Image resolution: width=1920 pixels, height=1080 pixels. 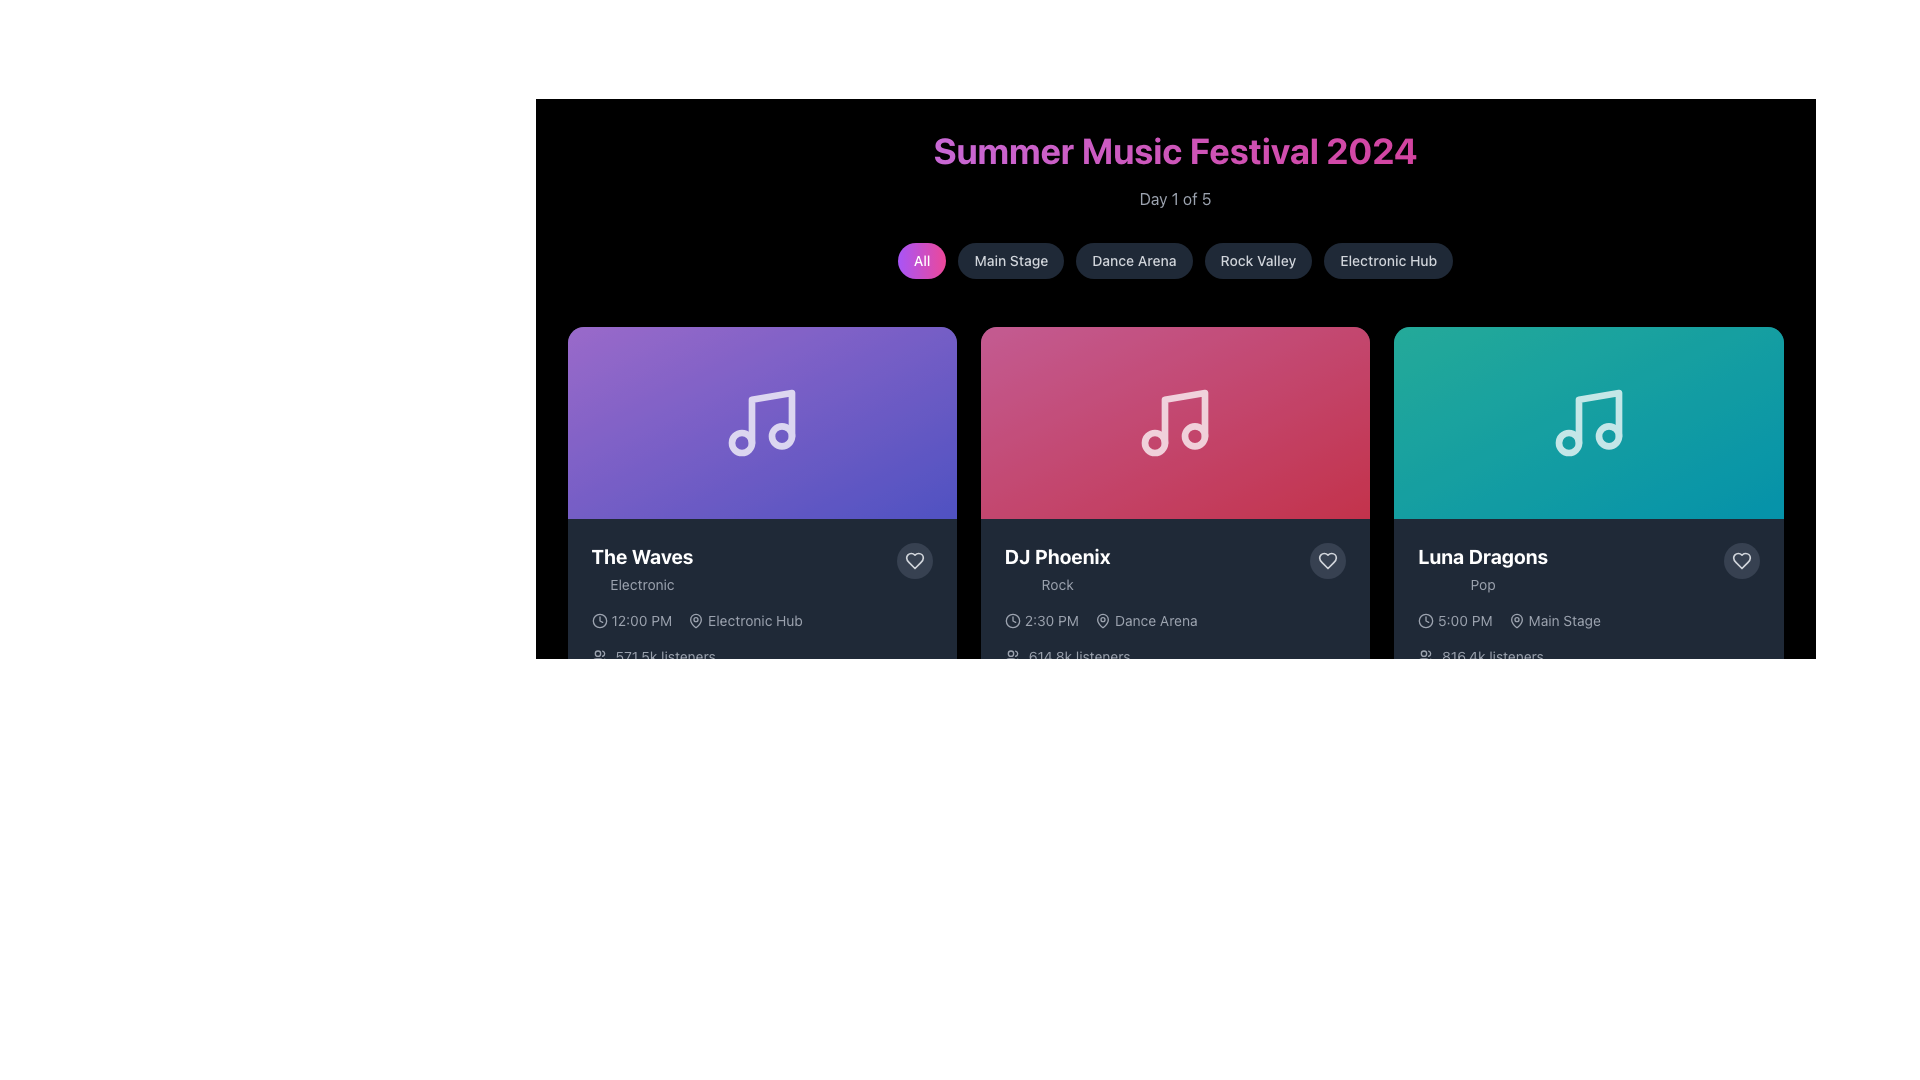 What do you see at coordinates (913, 560) in the screenshot?
I see `the heart icon button located in the bottom-right corner of the event card for 'The Waves' band` at bounding box center [913, 560].